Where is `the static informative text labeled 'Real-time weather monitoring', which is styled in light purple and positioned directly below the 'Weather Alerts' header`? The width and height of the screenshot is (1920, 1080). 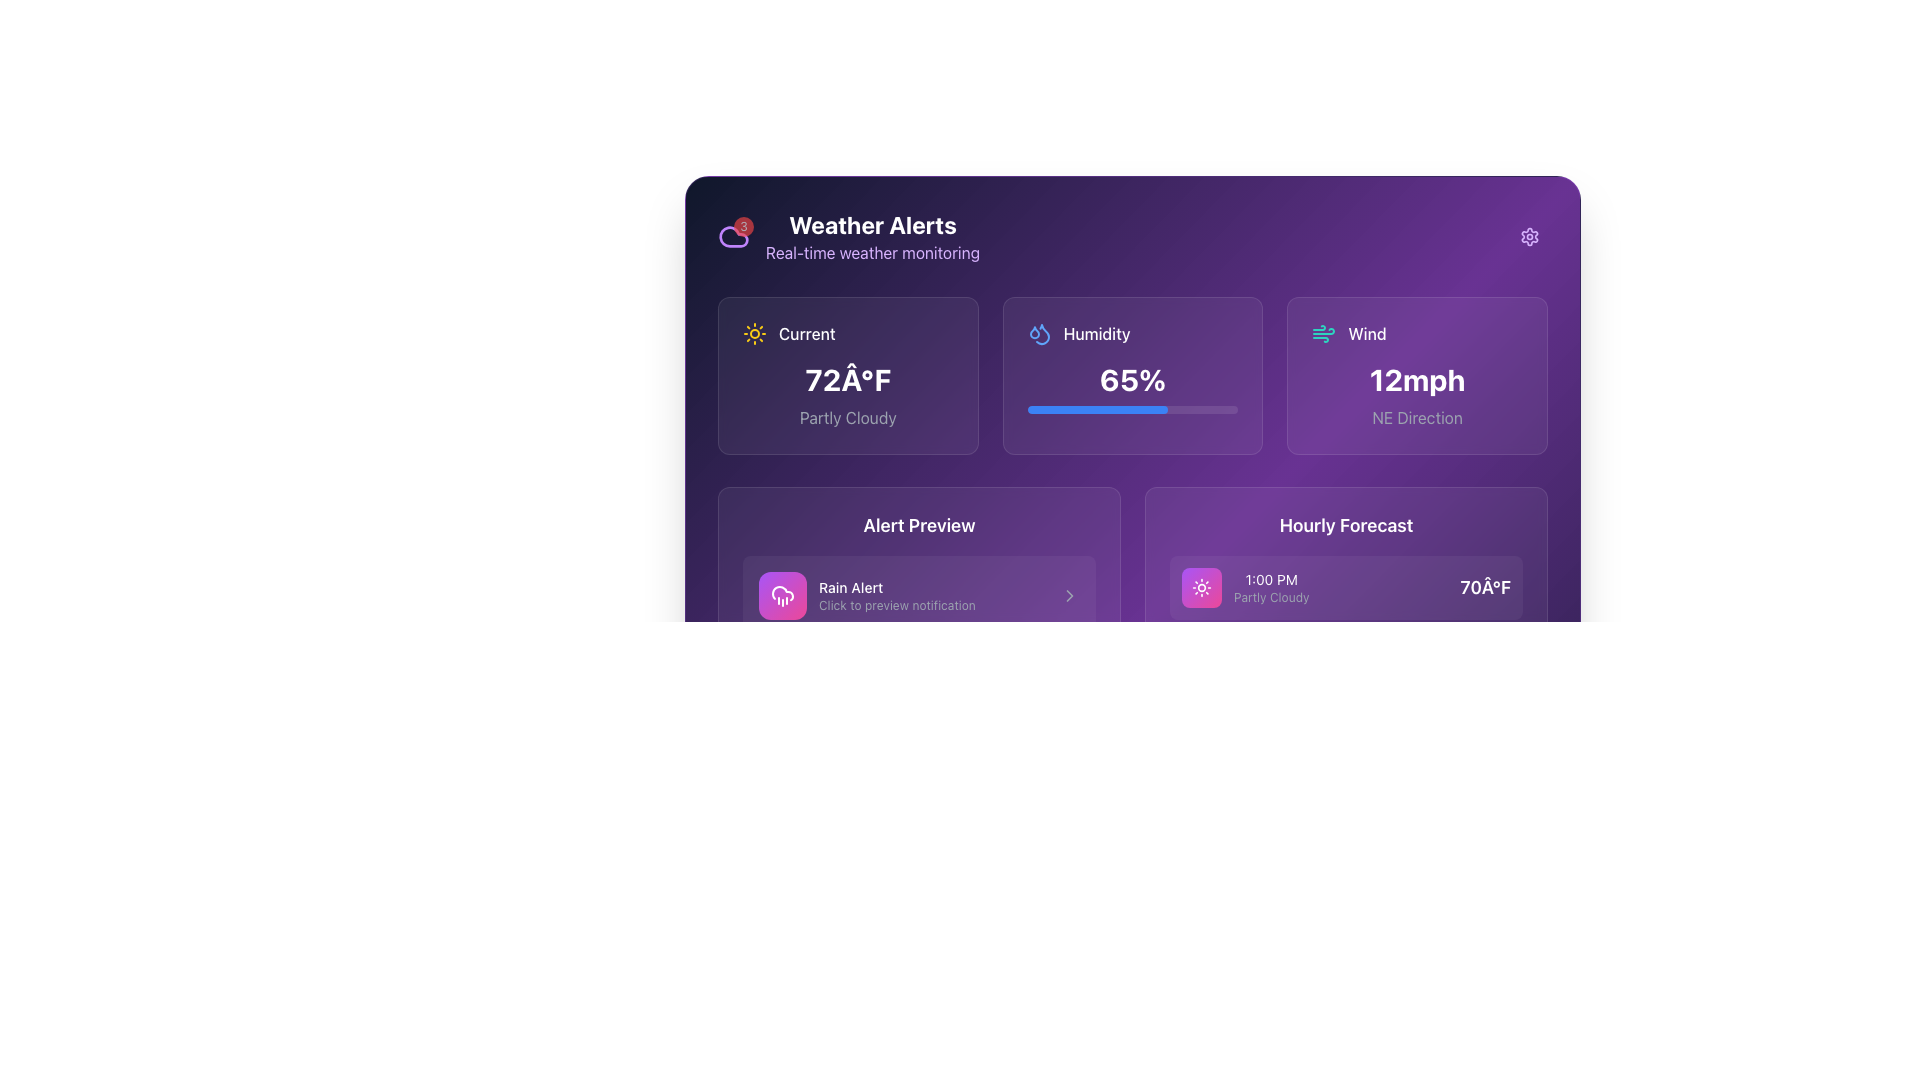 the static informative text labeled 'Real-time weather monitoring', which is styled in light purple and positioned directly below the 'Weather Alerts' header is located at coordinates (873, 252).